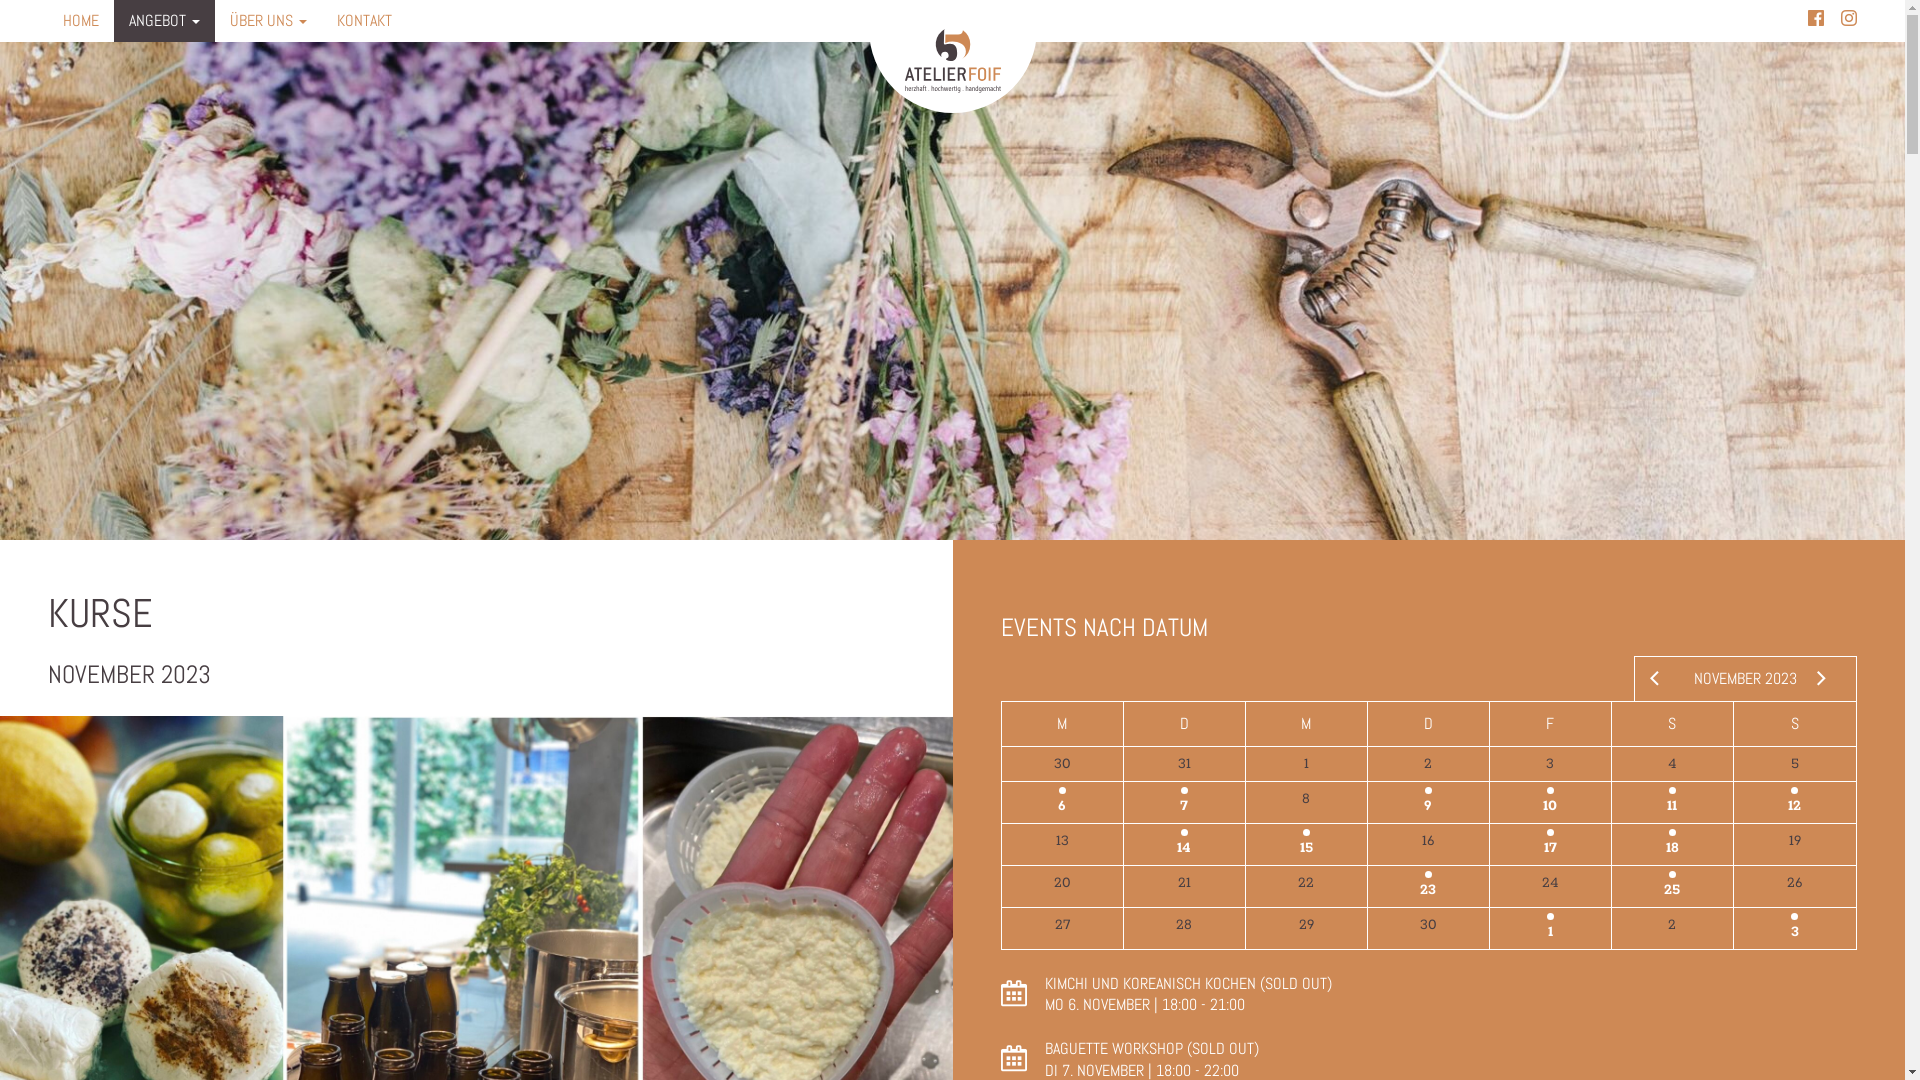 This screenshot has height=1080, width=1920. I want to click on '1 VERANSTALTUNG,, so click(1123, 844).